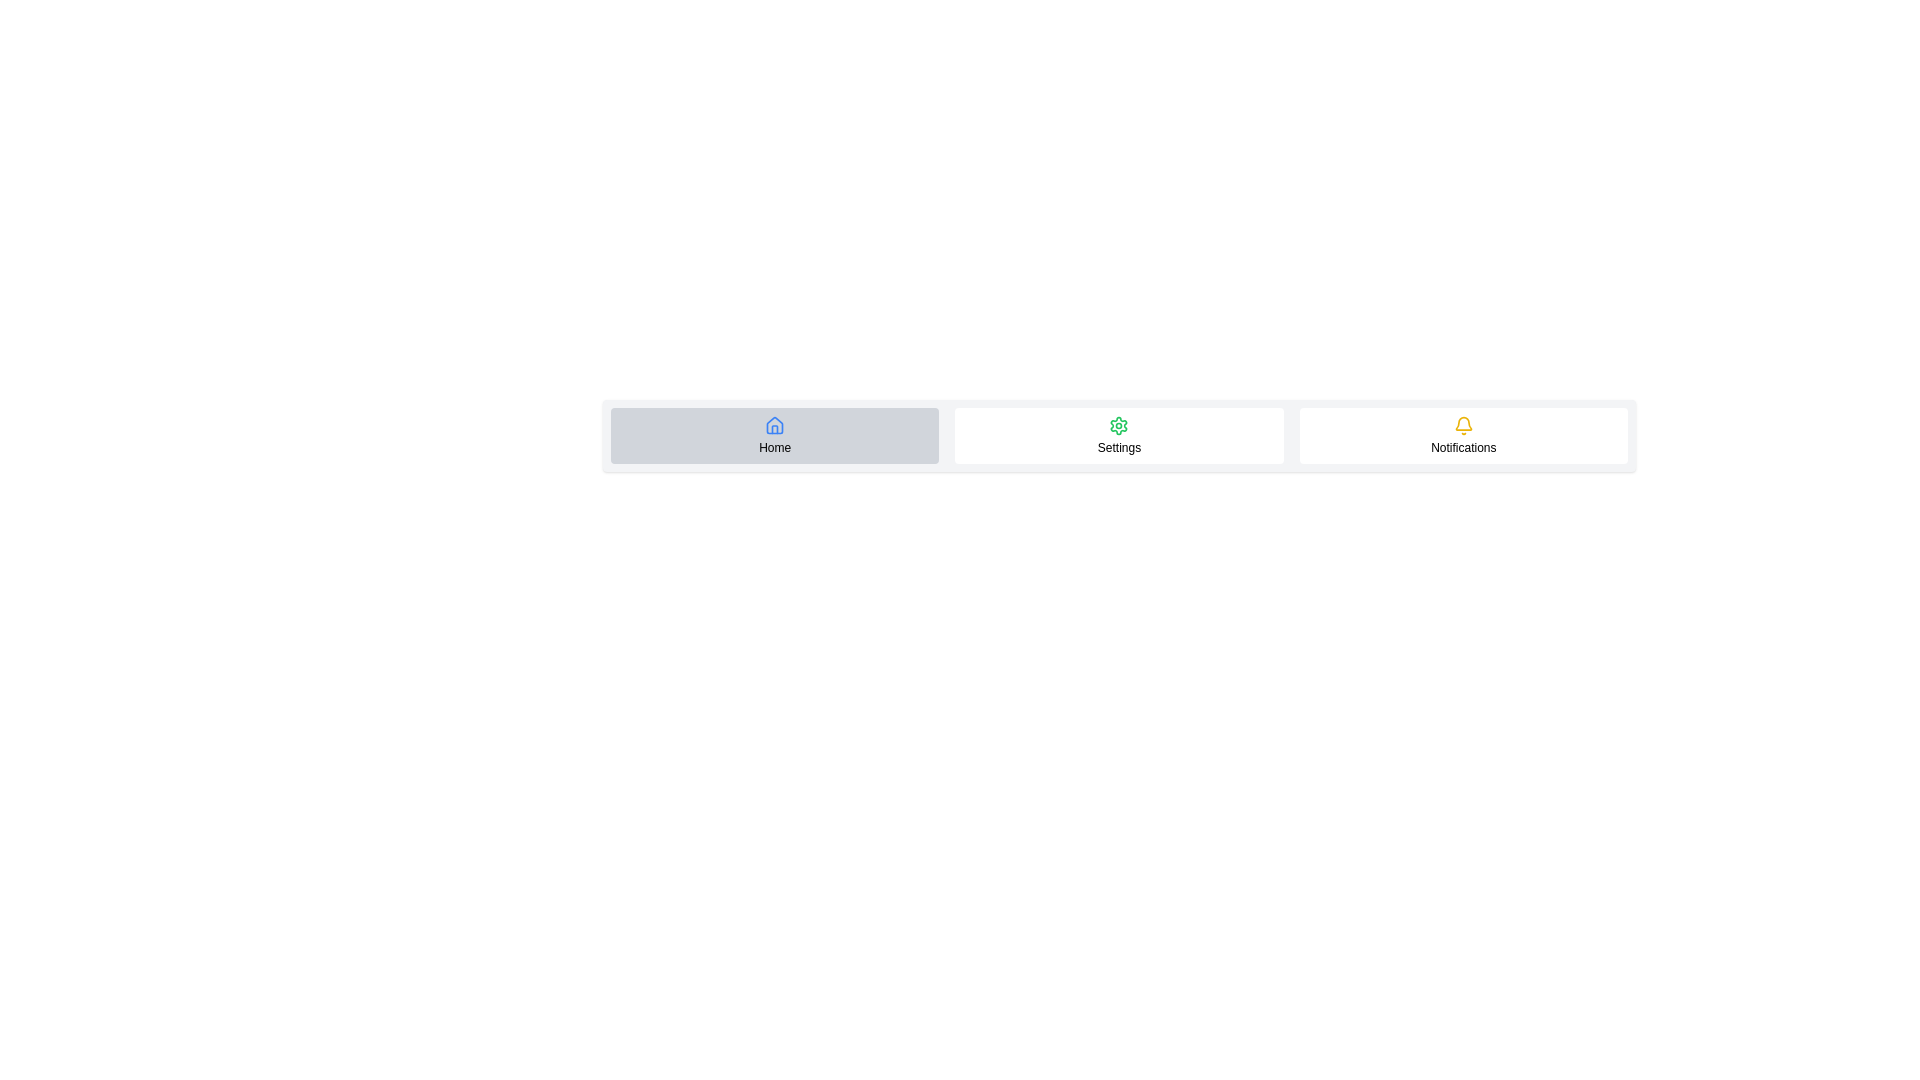 This screenshot has width=1920, height=1080. What do you see at coordinates (774, 446) in the screenshot?
I see `the 'Home' text label element, which is a small font size label displaying 'Home' directly below a blue house icon in the navigation bar` at bounding box center [774, 446].